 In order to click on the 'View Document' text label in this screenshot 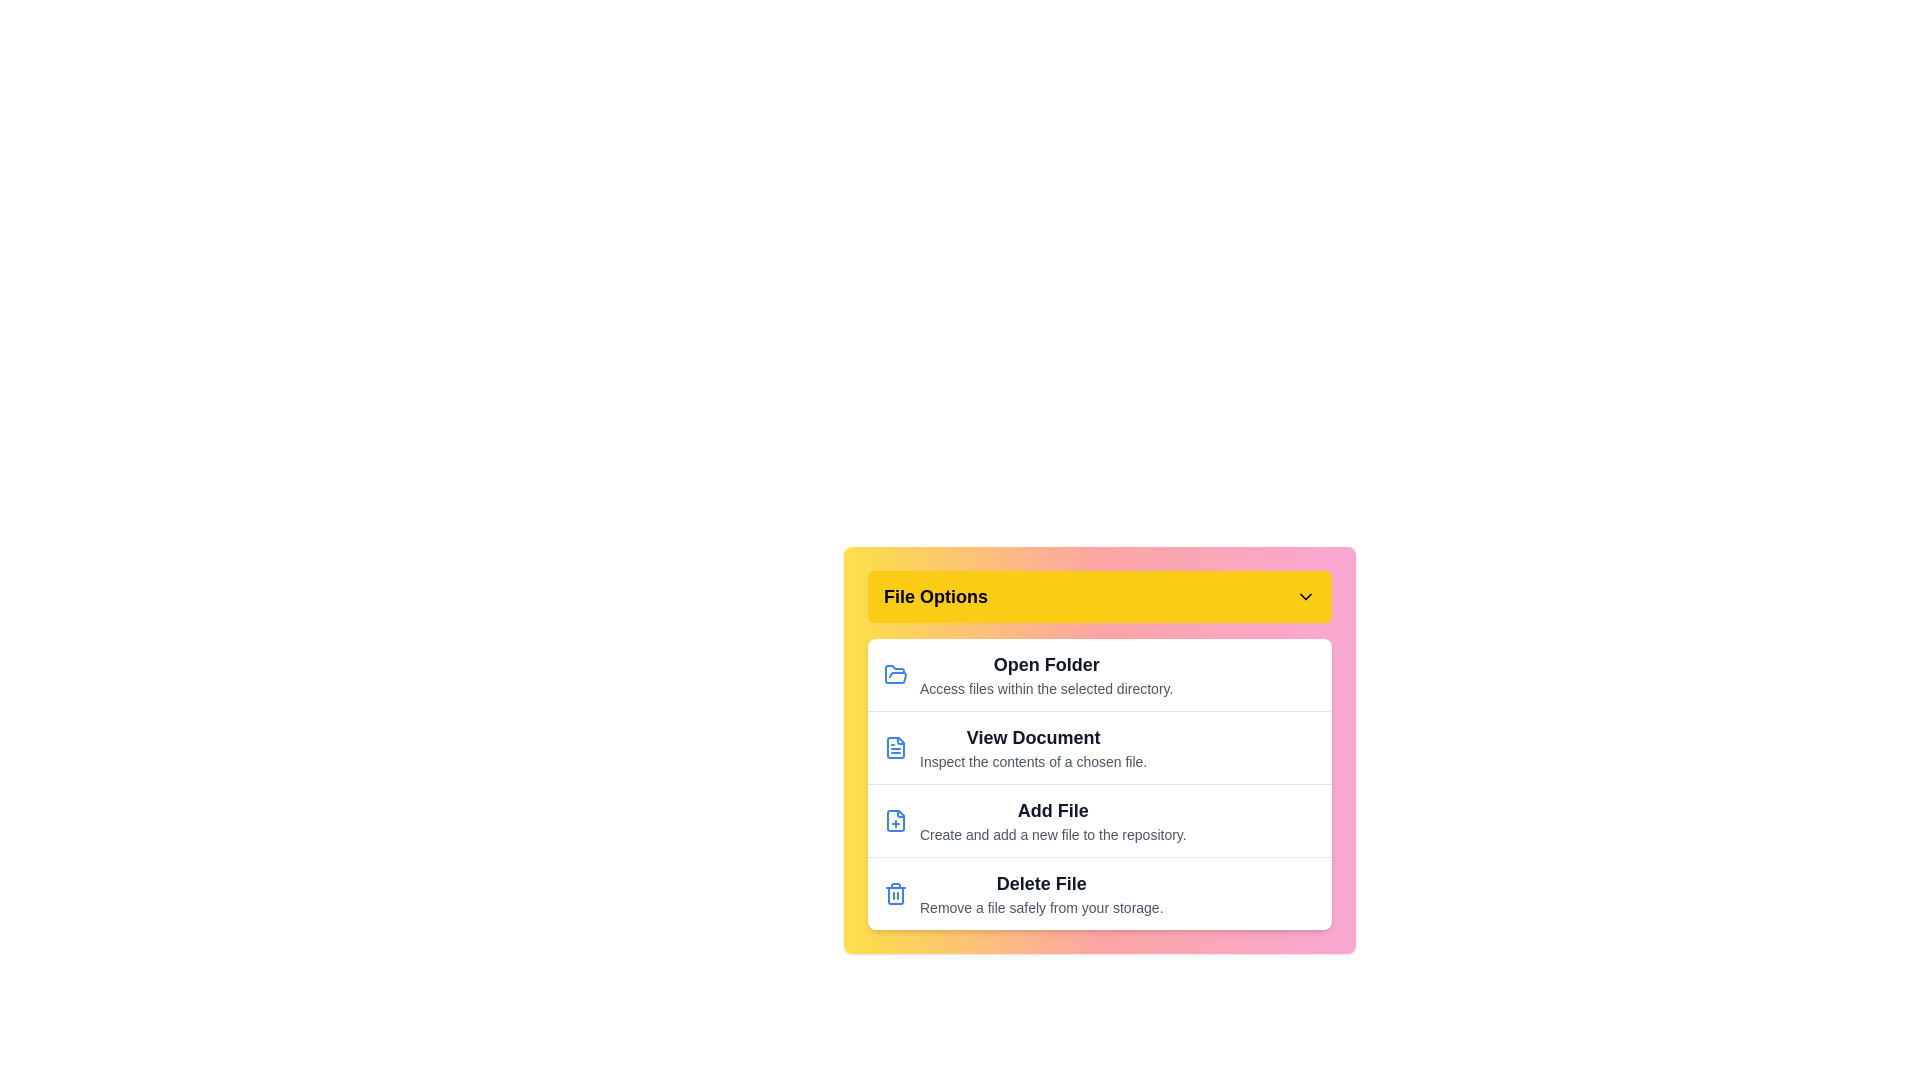, I will do `click(1033, 737)`.